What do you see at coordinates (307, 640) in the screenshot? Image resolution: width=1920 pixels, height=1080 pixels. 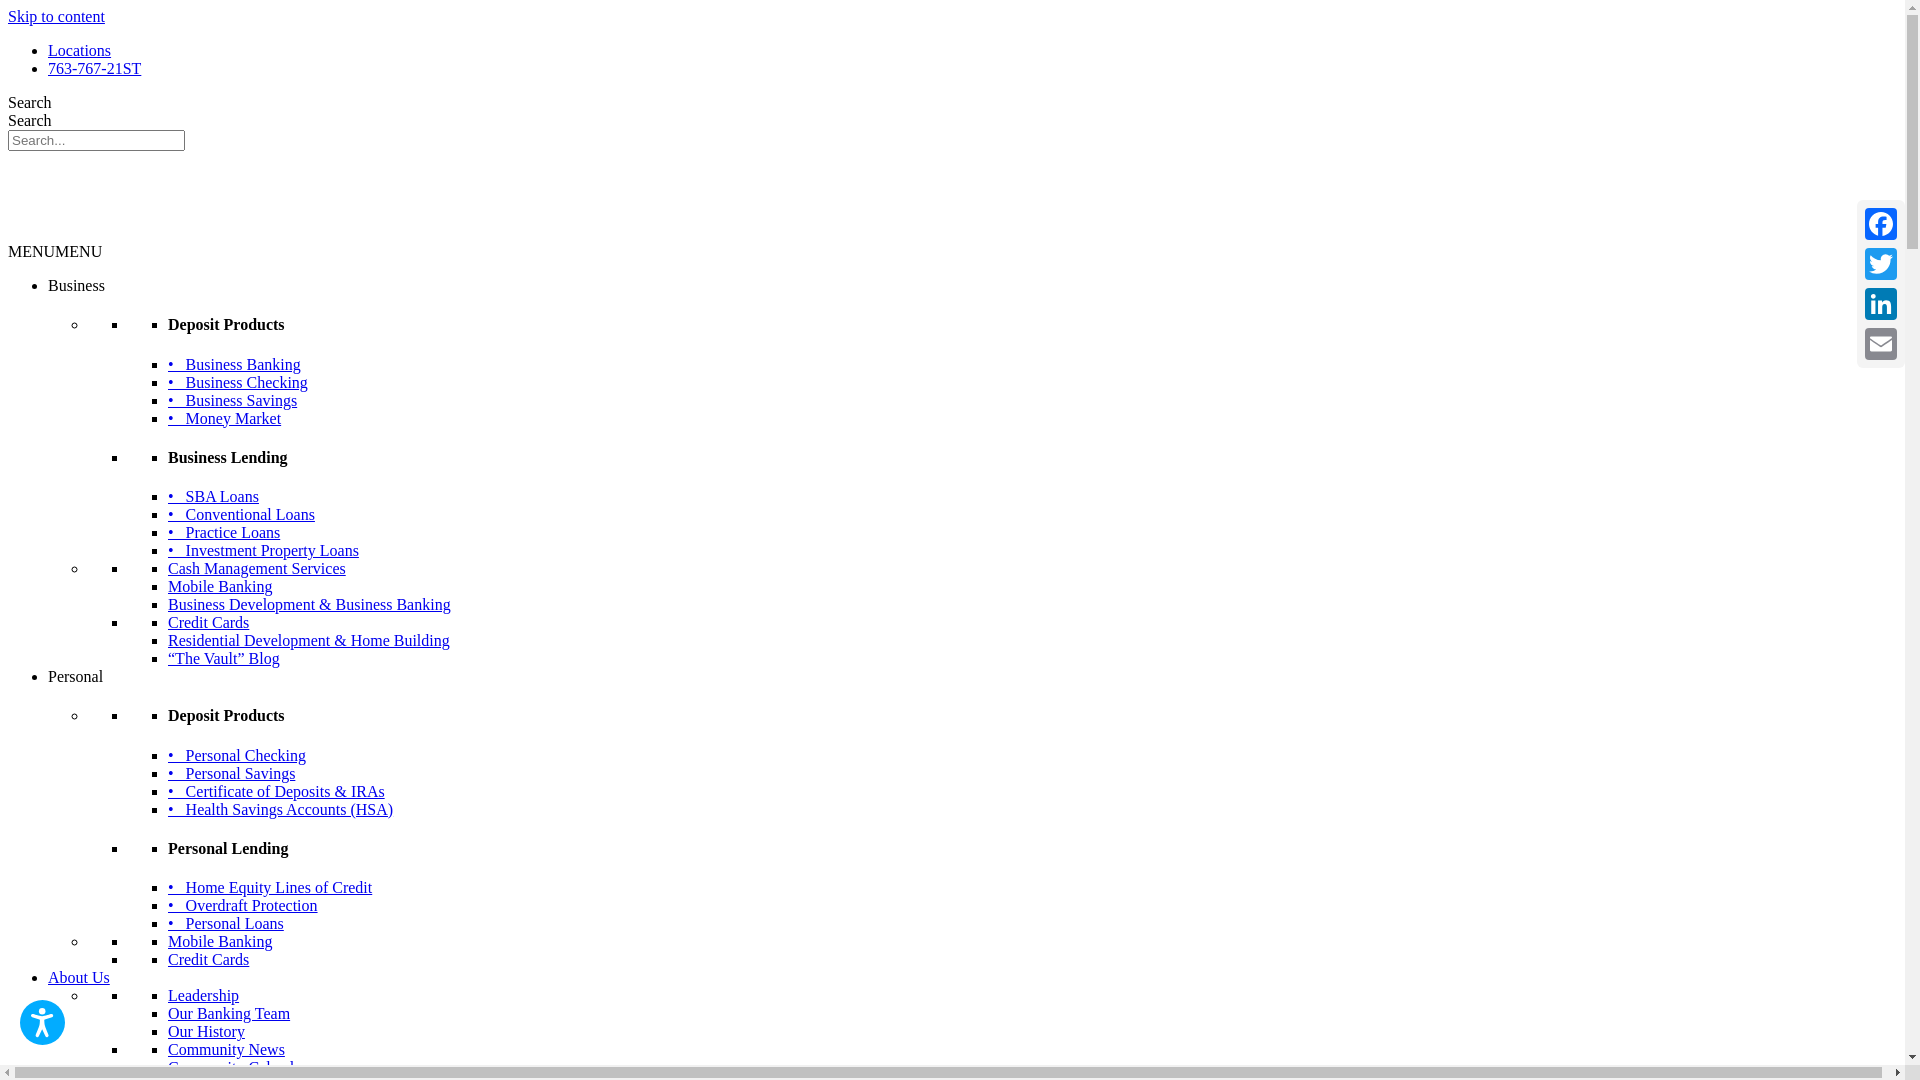 I see `'Residential Development & Home Building'` at bounding box center [307, 640].